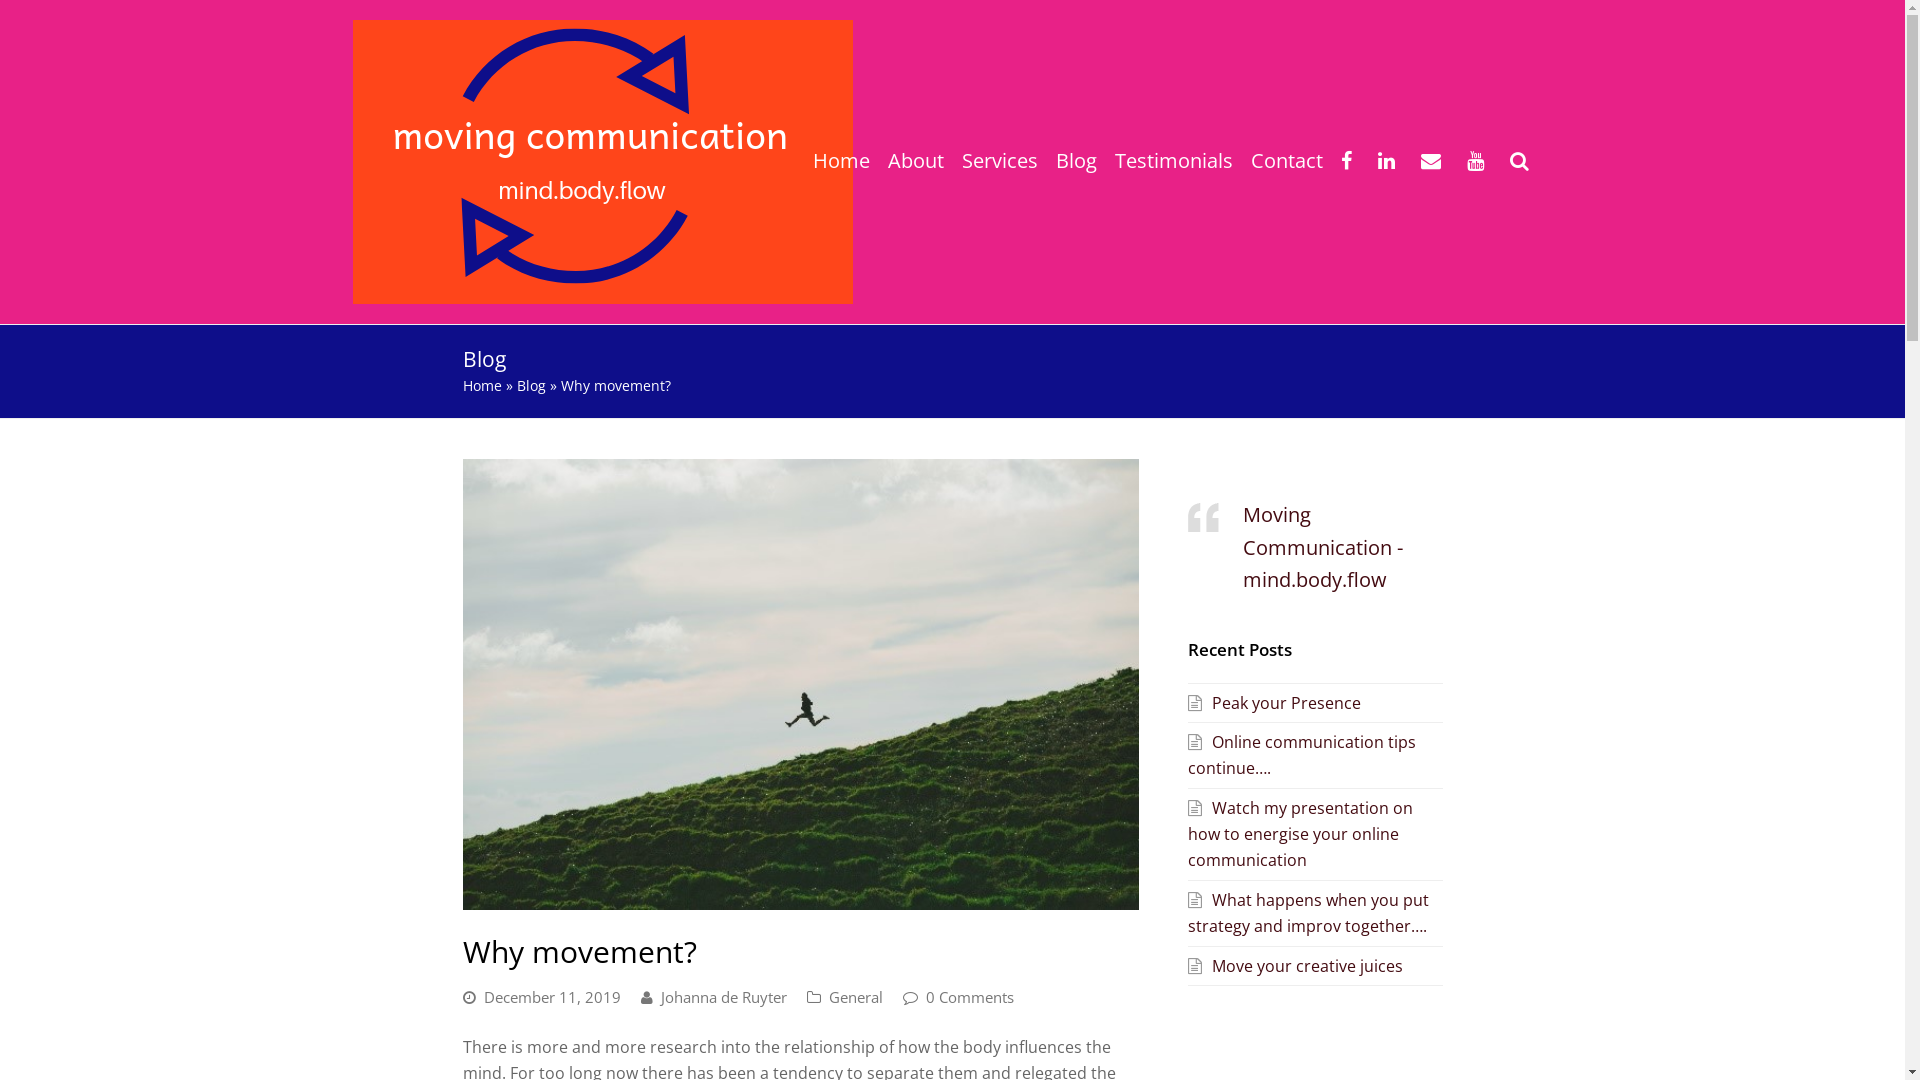  Describe the element at coordinates (1074, 161) in the screenshot. I see `'Blog'` at that location.